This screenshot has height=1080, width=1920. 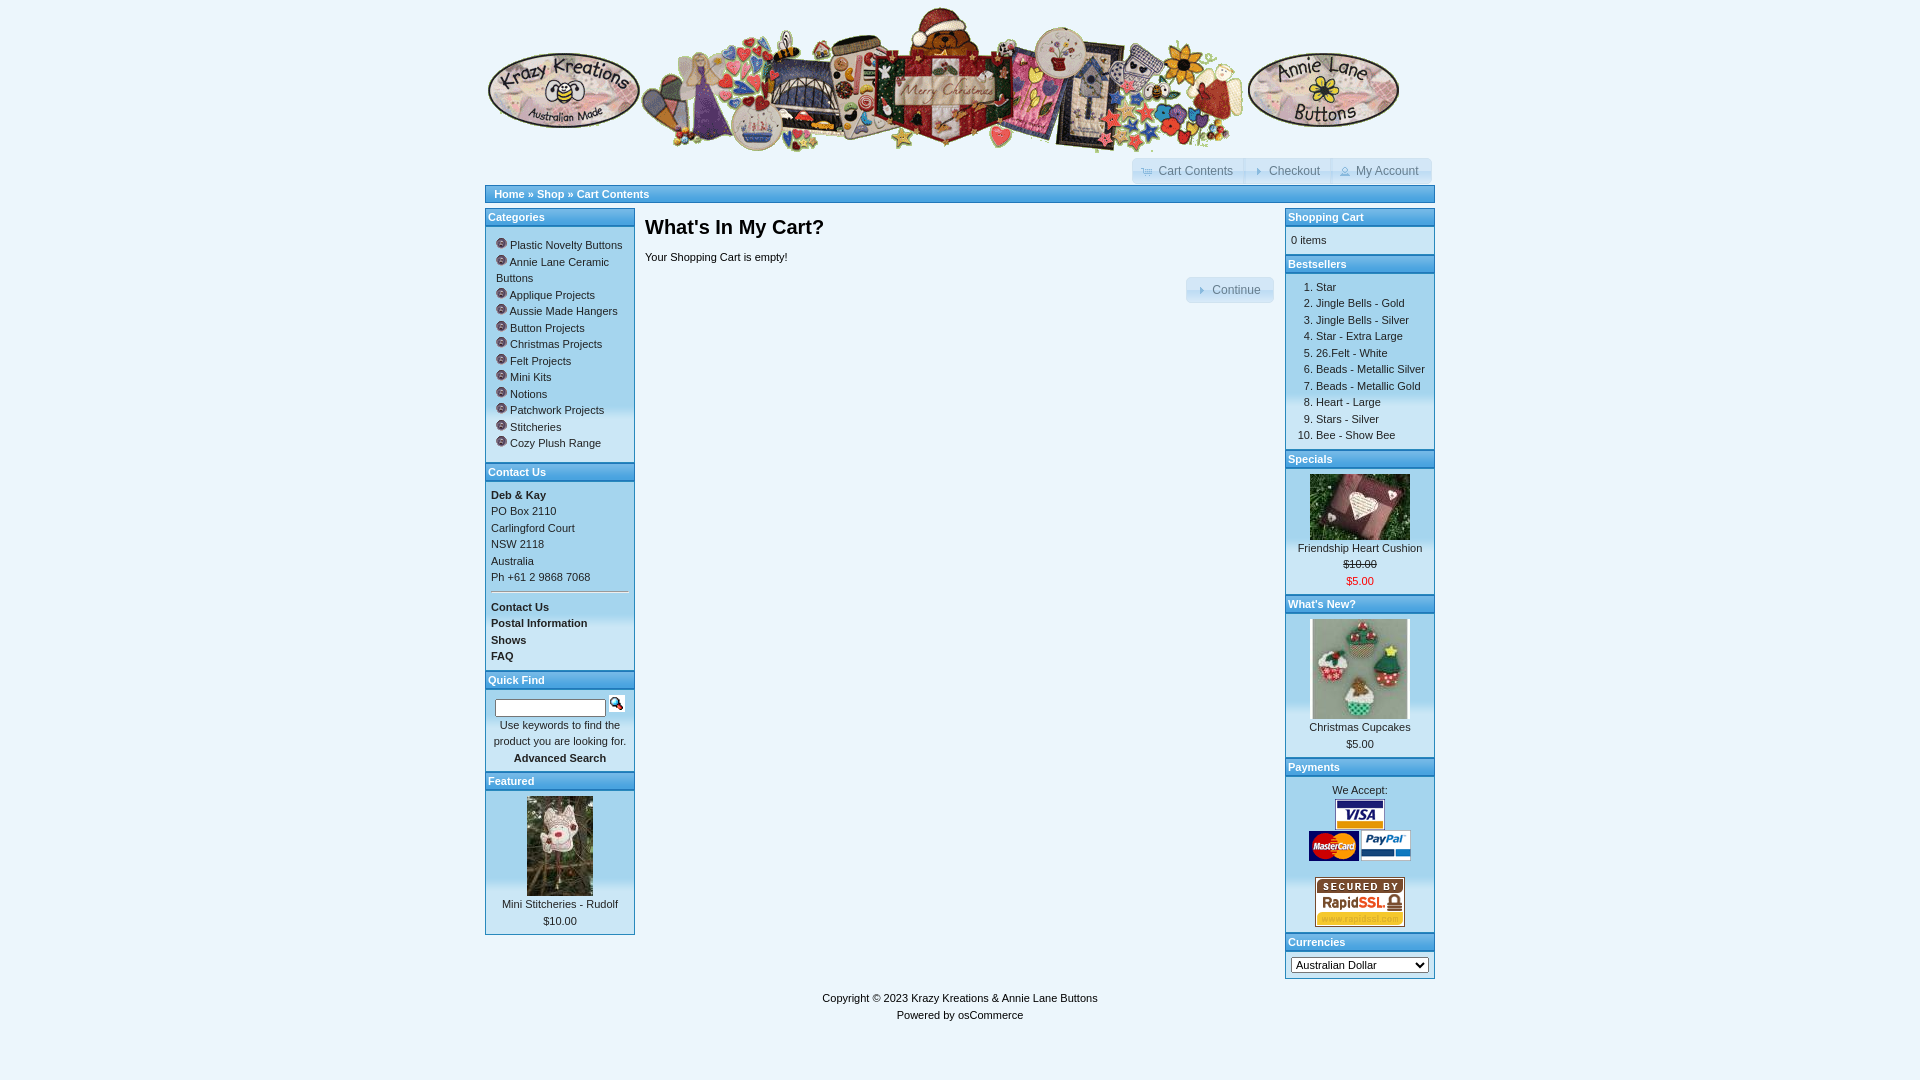 What do you see at coordinates (1348, 401) in the screenshot?
I see `'Heart - Large'` at bounding box center [1348, 401].